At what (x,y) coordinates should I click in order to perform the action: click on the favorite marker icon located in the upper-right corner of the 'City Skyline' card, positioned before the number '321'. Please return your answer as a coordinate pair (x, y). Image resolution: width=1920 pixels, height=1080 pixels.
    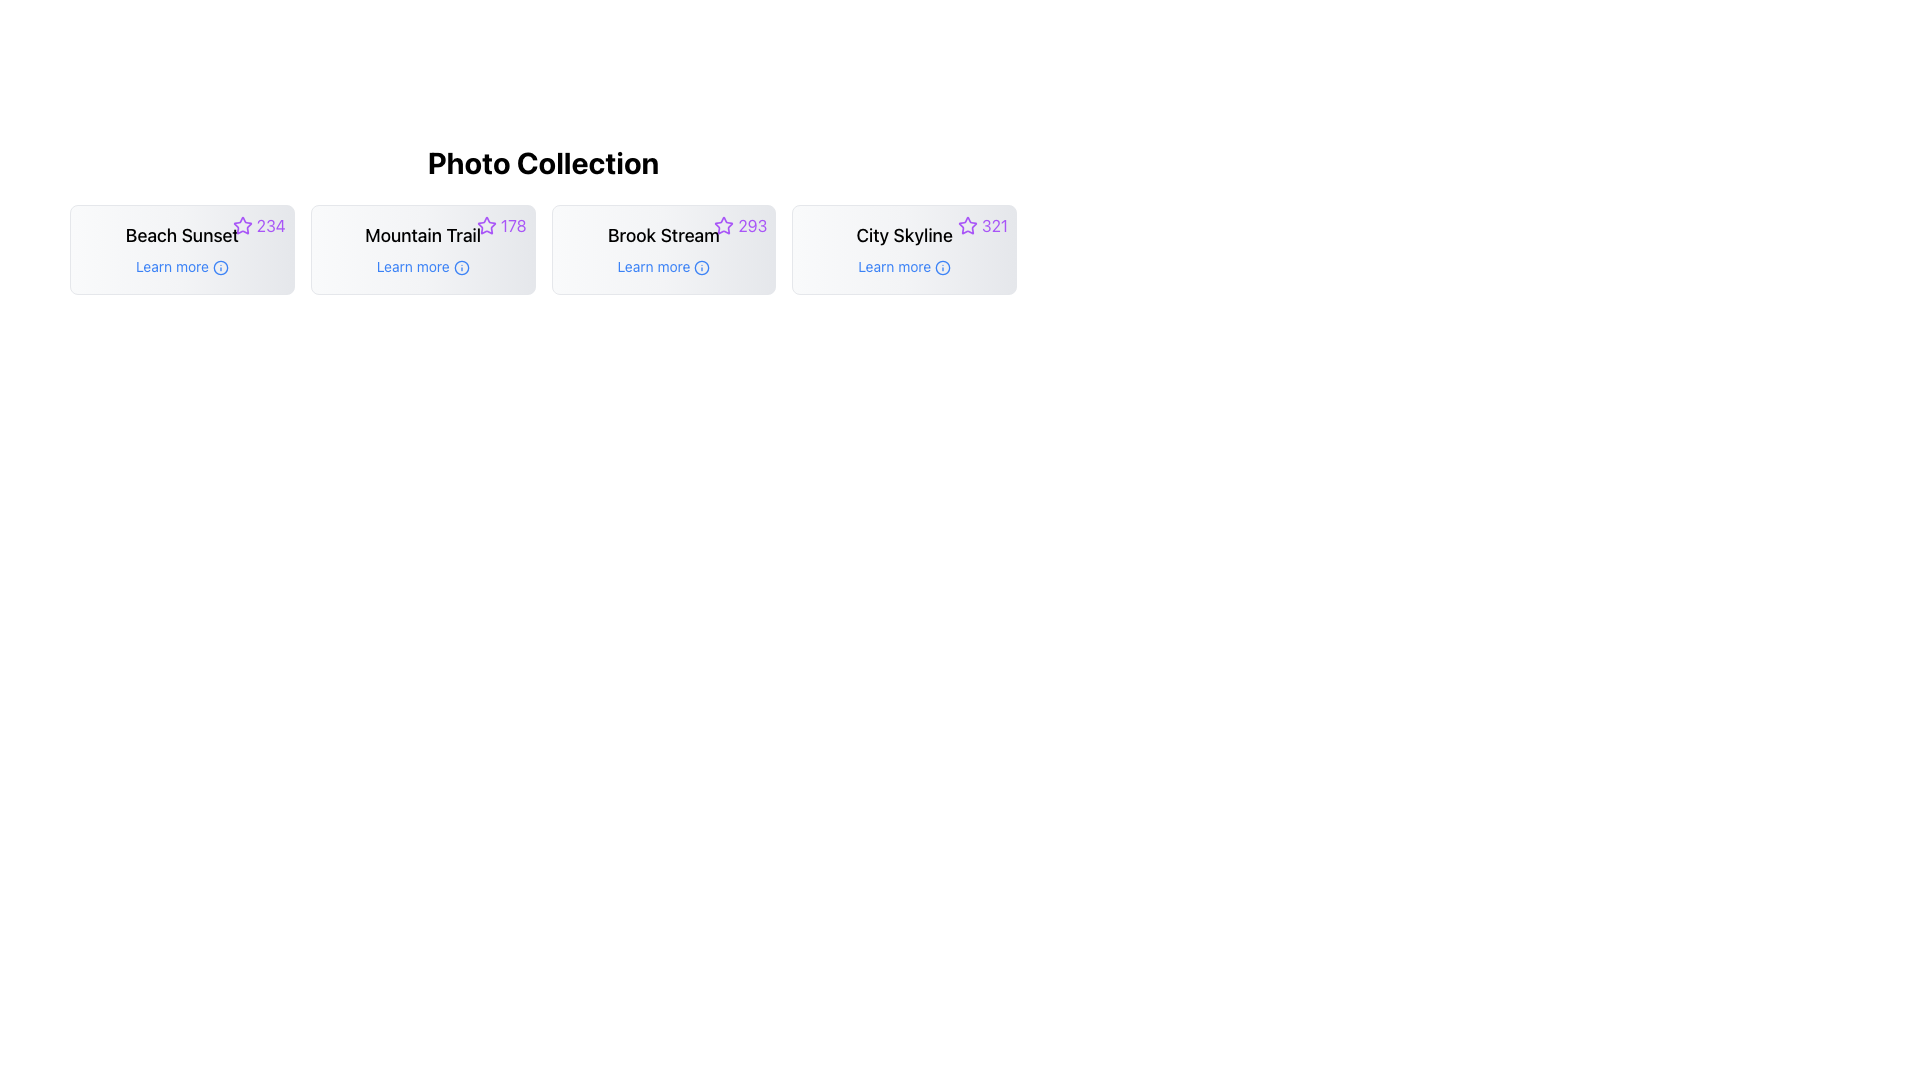
    Looking at the image, I should click on (967, 225).